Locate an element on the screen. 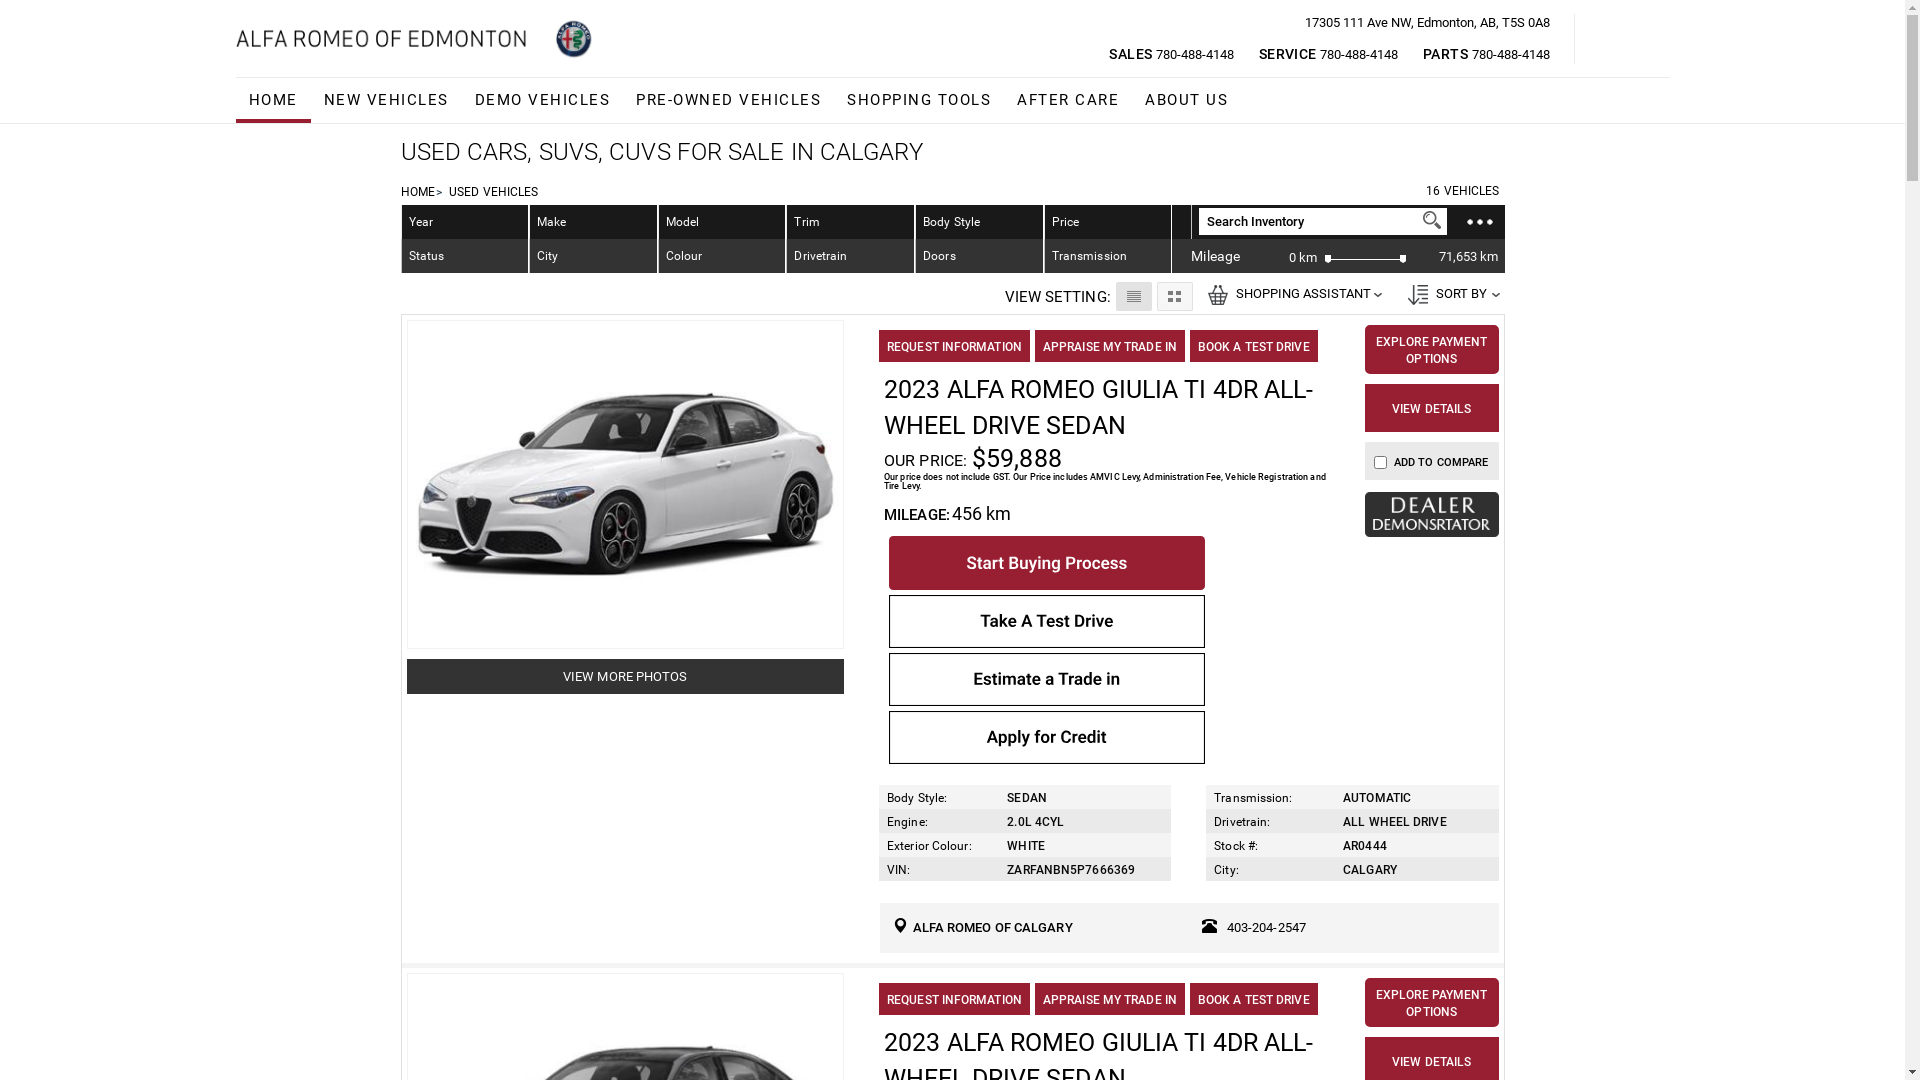  'VIEW MORE PHOTOS' is located at coordinates (624, 675).